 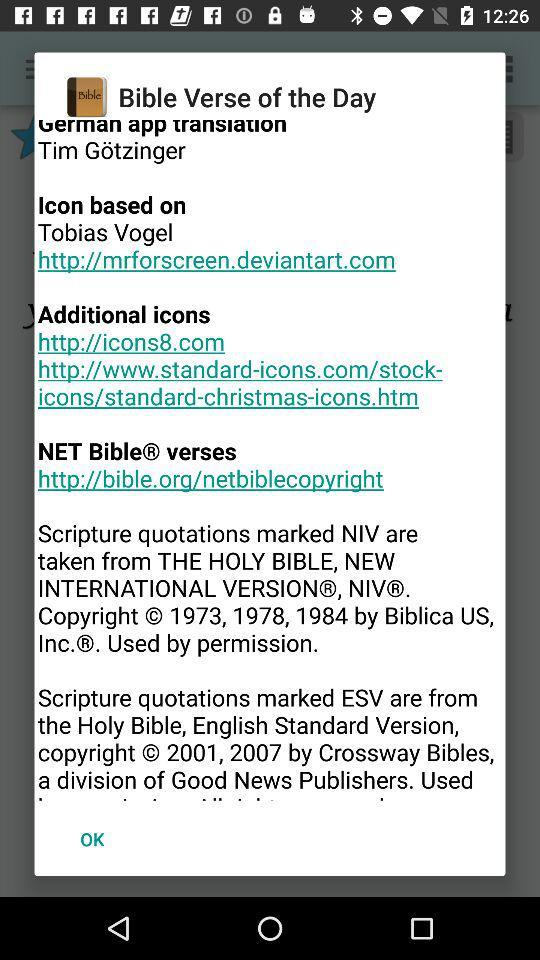 I want to click on the version 10 85 icon, so click(x=270, y=460).